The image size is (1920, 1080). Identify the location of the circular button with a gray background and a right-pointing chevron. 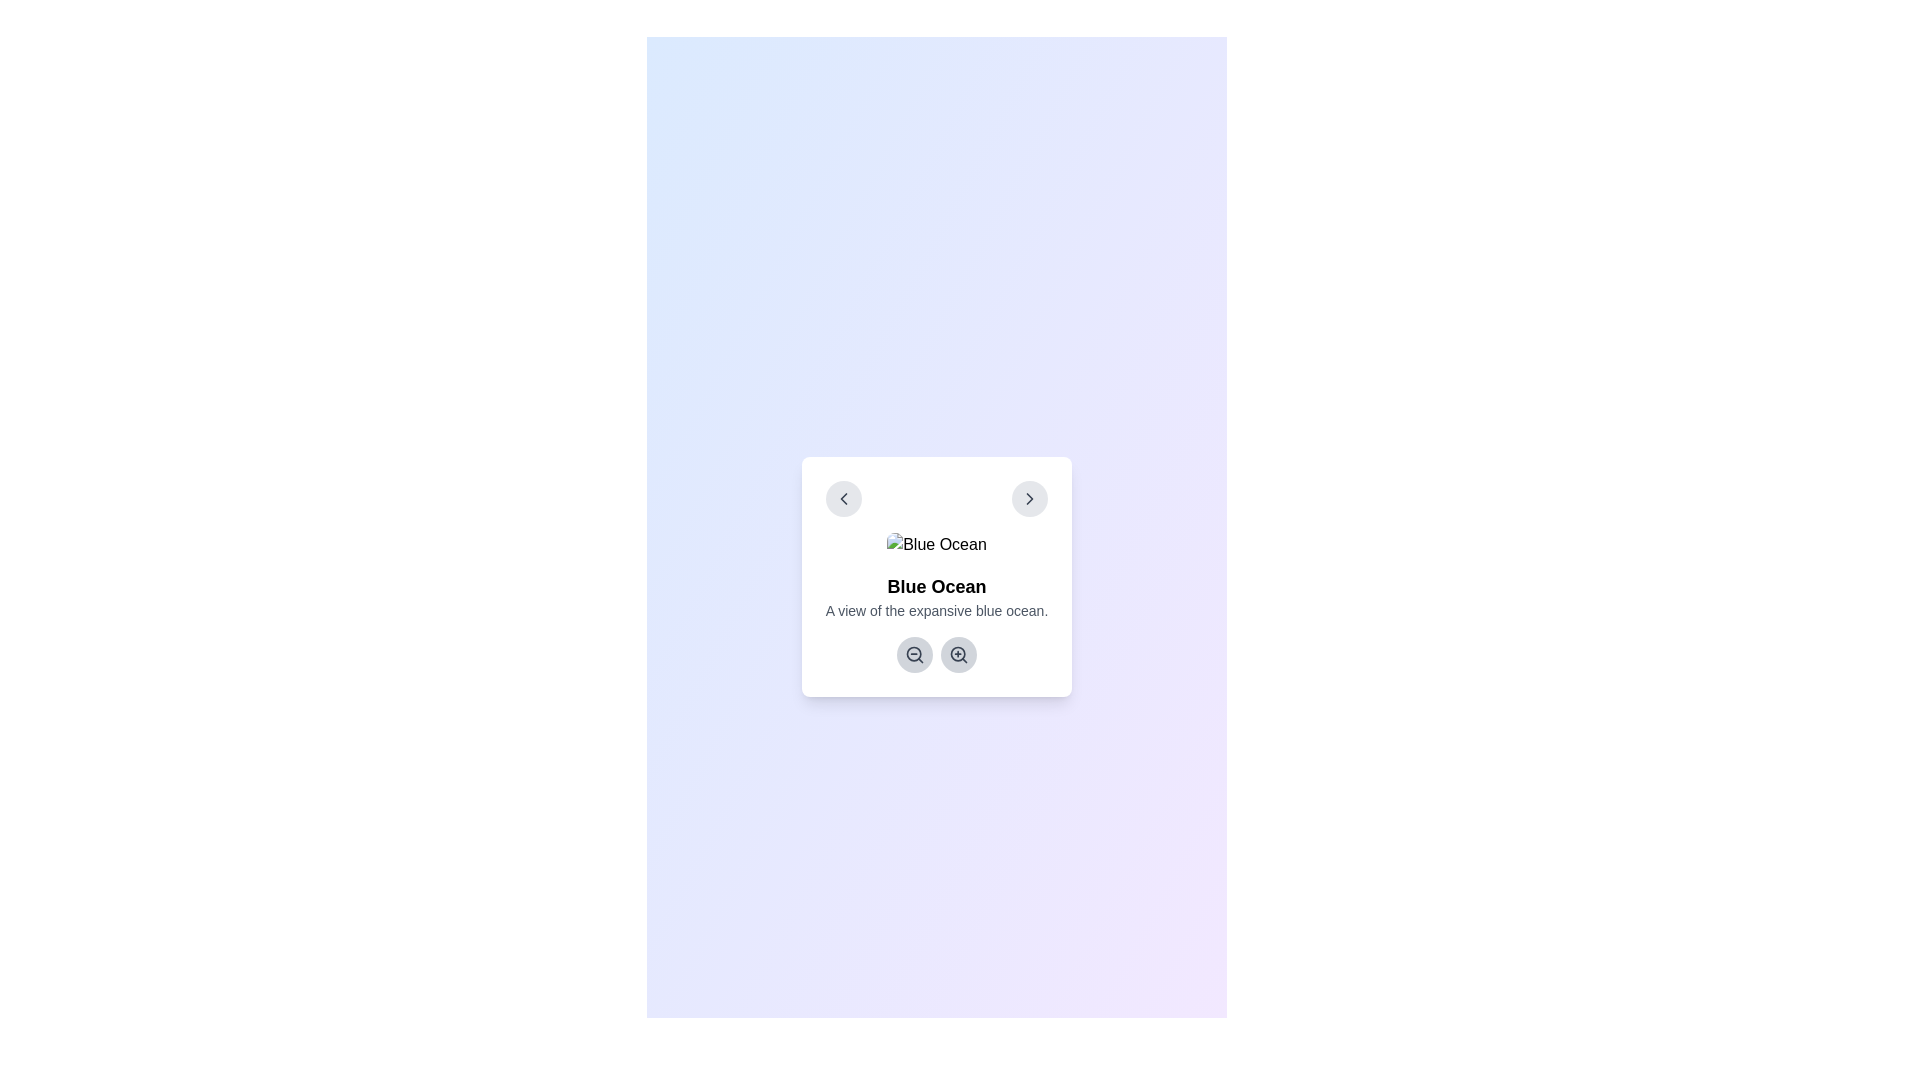
(1030, 497).